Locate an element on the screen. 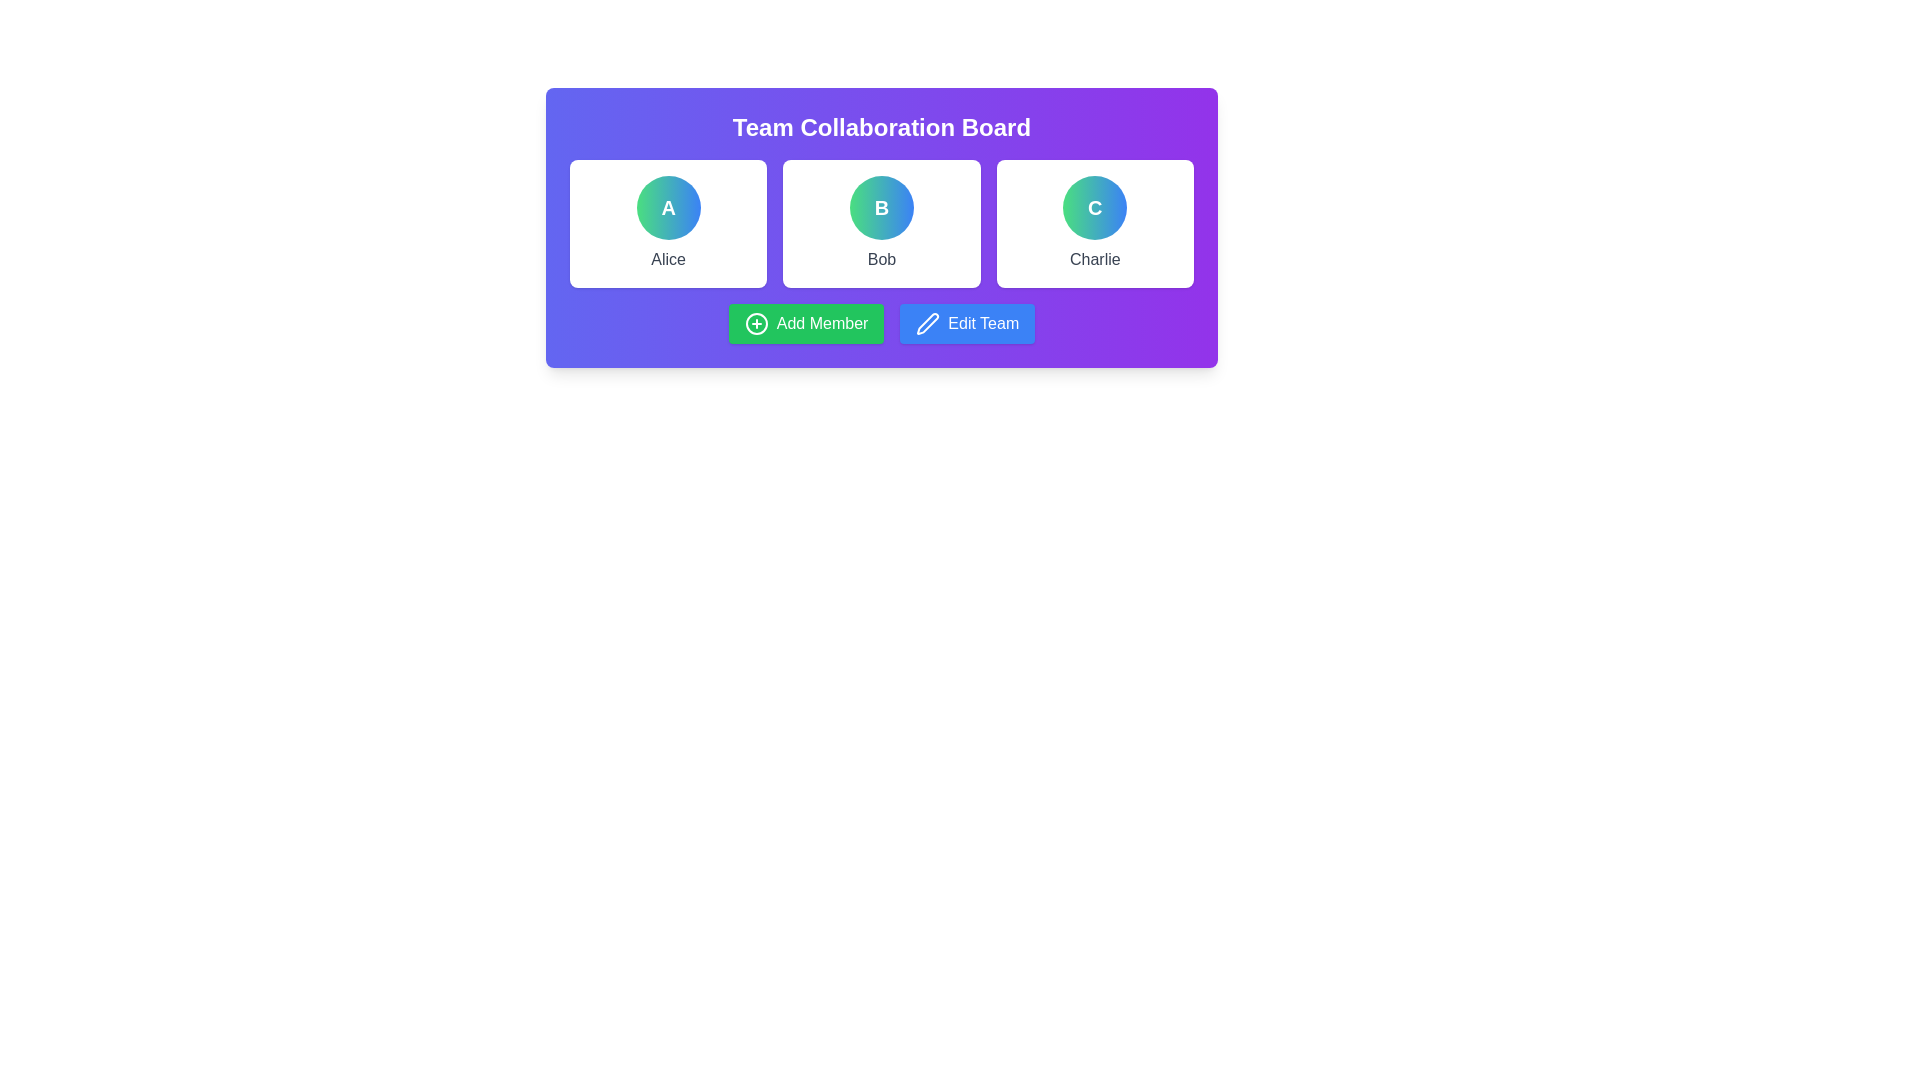 The width and height of the screenshot is (1920, 1080). the circular badge Avatar with a gradient background and the letter 'A' in the center, located at the top-middle of the white card containing the name 'Alice' is located at coordinates (668, 208).